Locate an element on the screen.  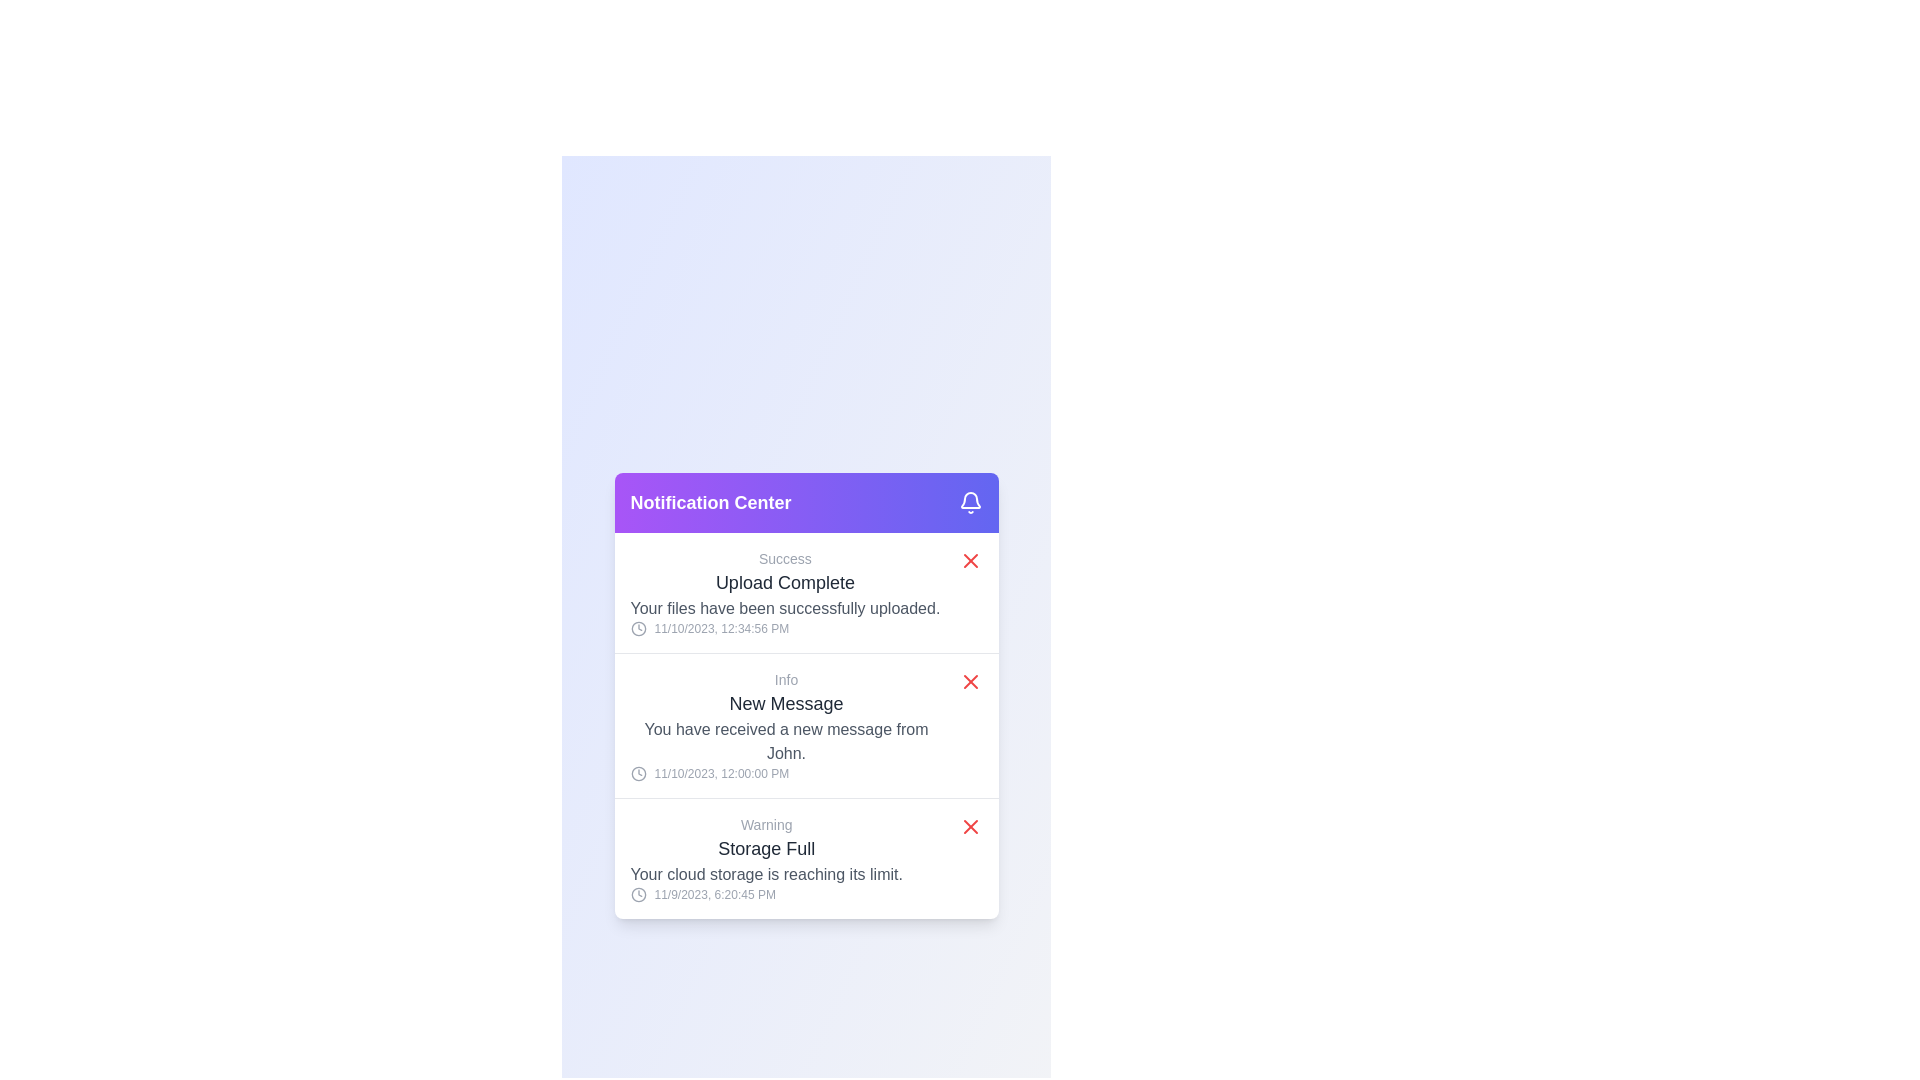
the first notification card located just below the purple header in the notification center is located at coordinates (784, 592).